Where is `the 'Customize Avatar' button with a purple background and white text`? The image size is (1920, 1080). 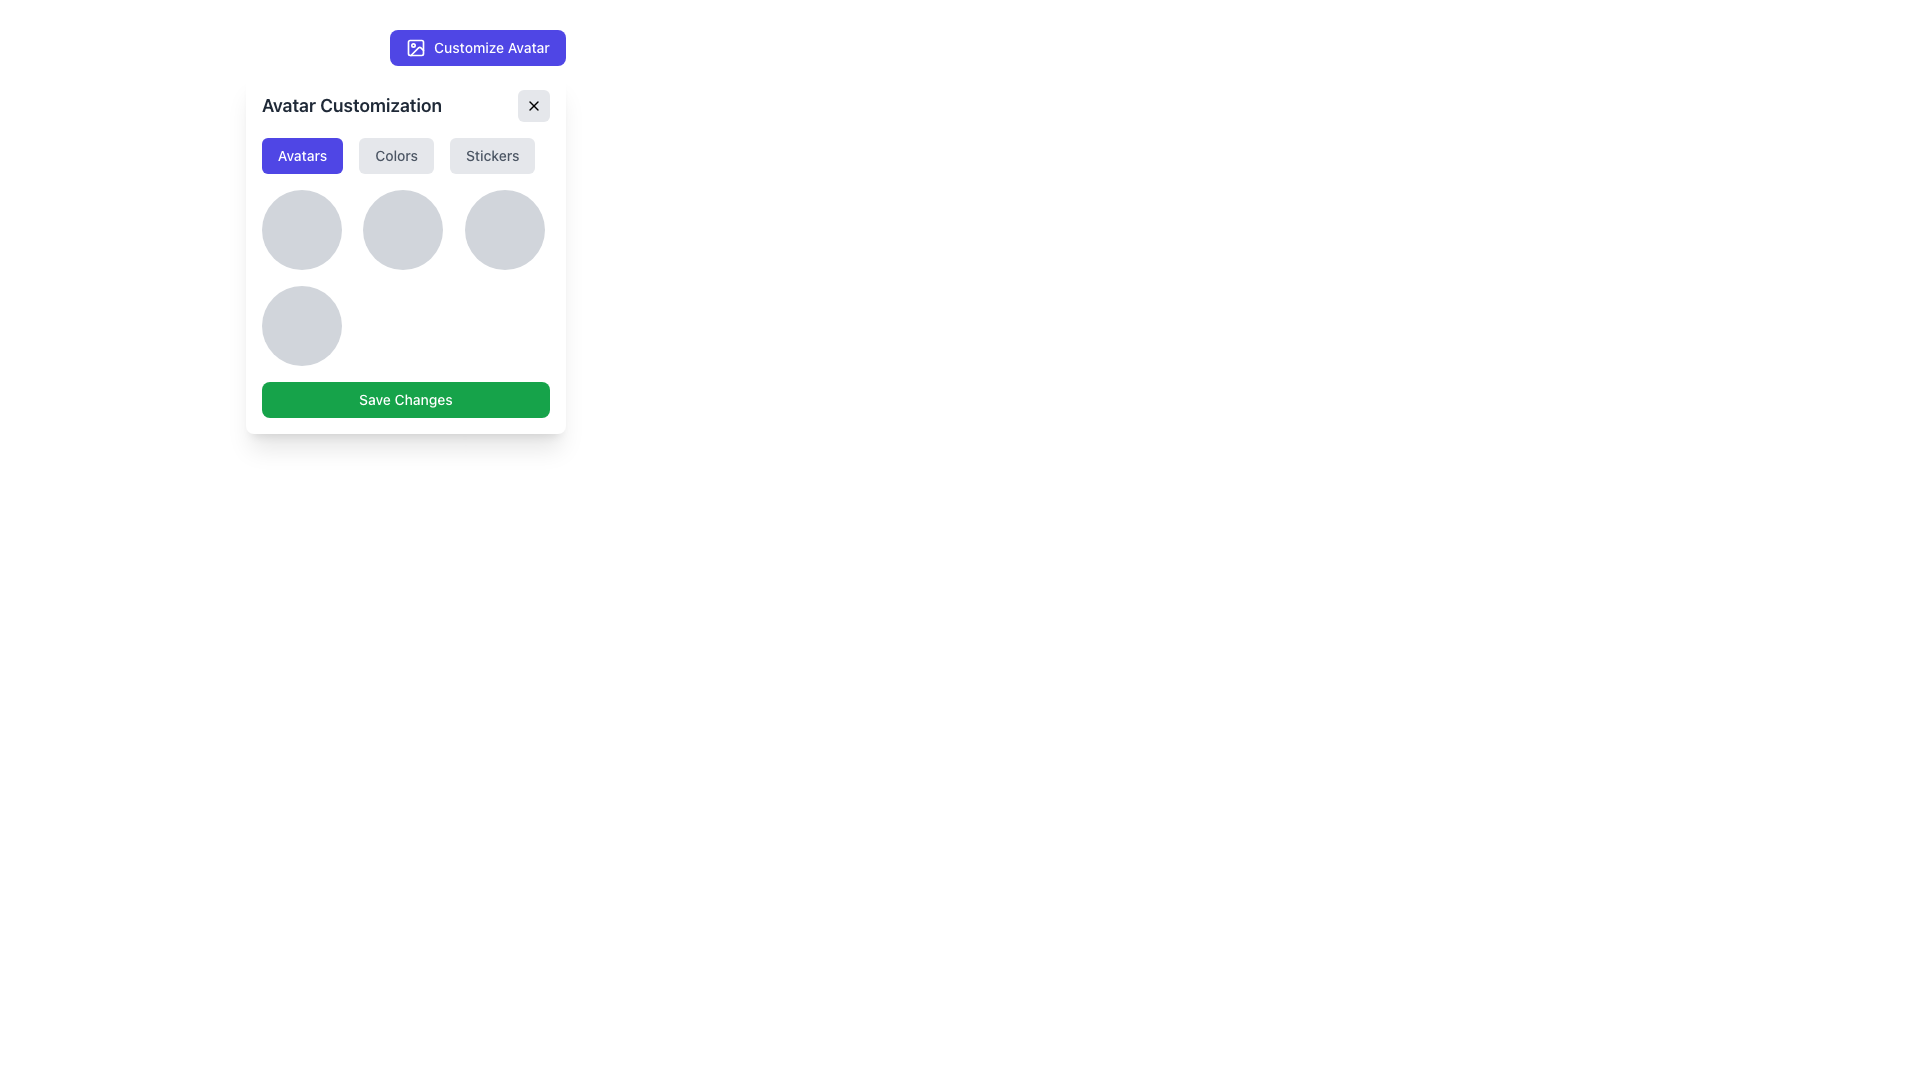
the 'Customize Avatar' button with a purple background and white text is located at coordinates (477, 46).